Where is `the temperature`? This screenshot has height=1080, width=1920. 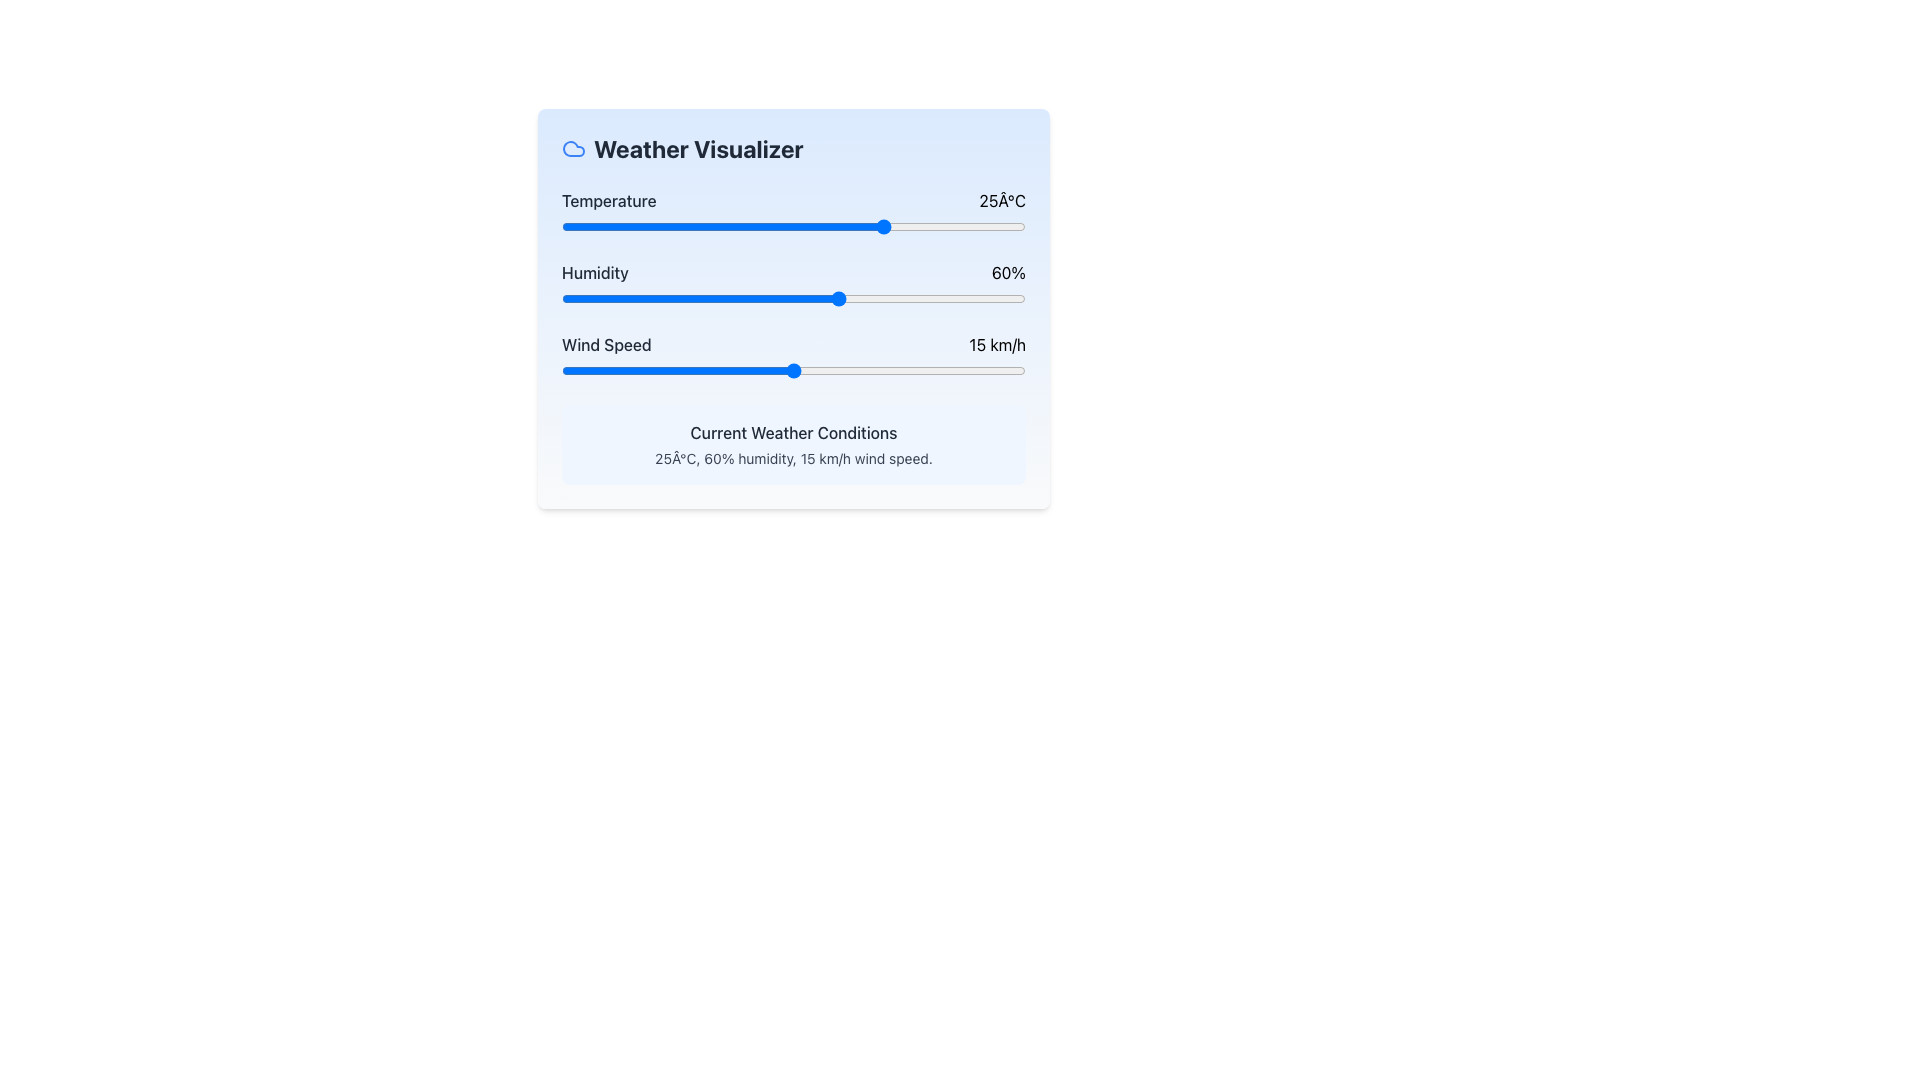
the temperature is located at coordinates (701, 226).